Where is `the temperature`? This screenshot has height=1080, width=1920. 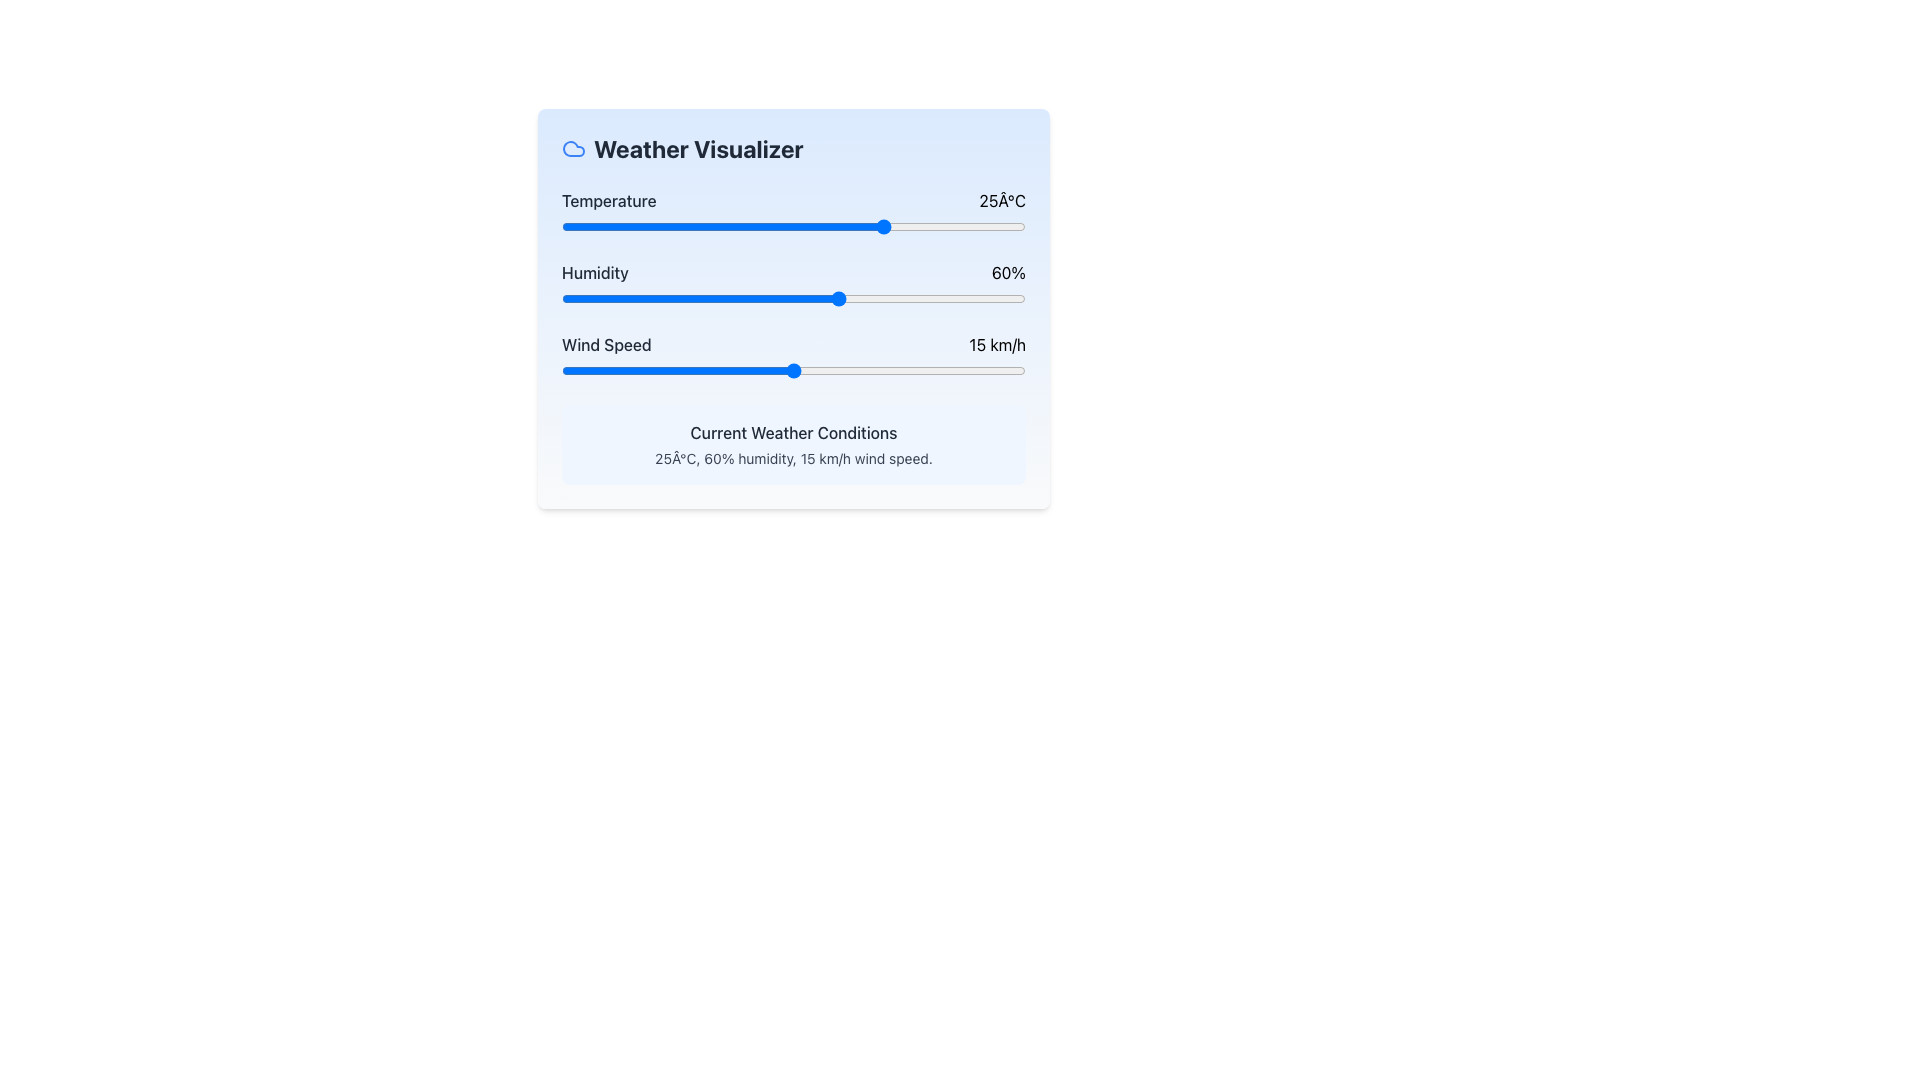
the temperature is located at coordinates (701, 226).